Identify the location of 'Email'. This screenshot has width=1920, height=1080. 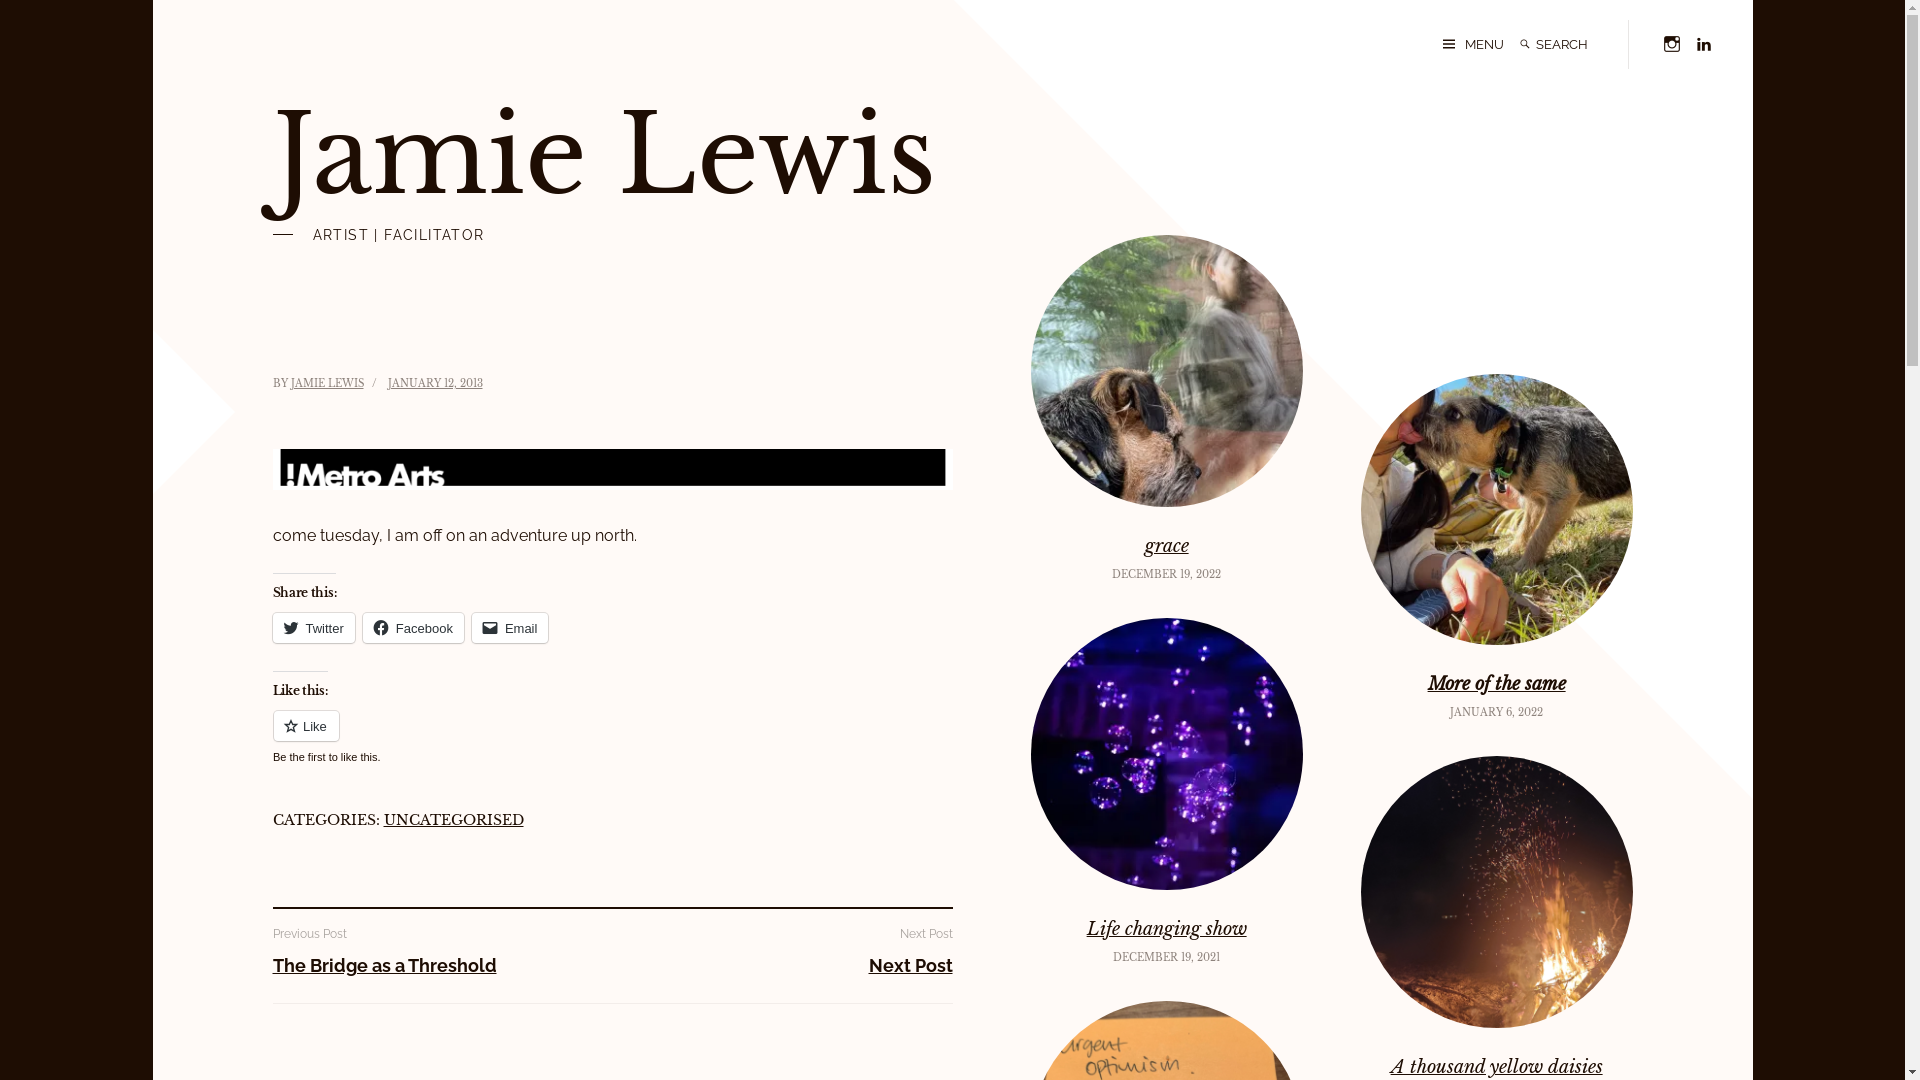
(510, 627).